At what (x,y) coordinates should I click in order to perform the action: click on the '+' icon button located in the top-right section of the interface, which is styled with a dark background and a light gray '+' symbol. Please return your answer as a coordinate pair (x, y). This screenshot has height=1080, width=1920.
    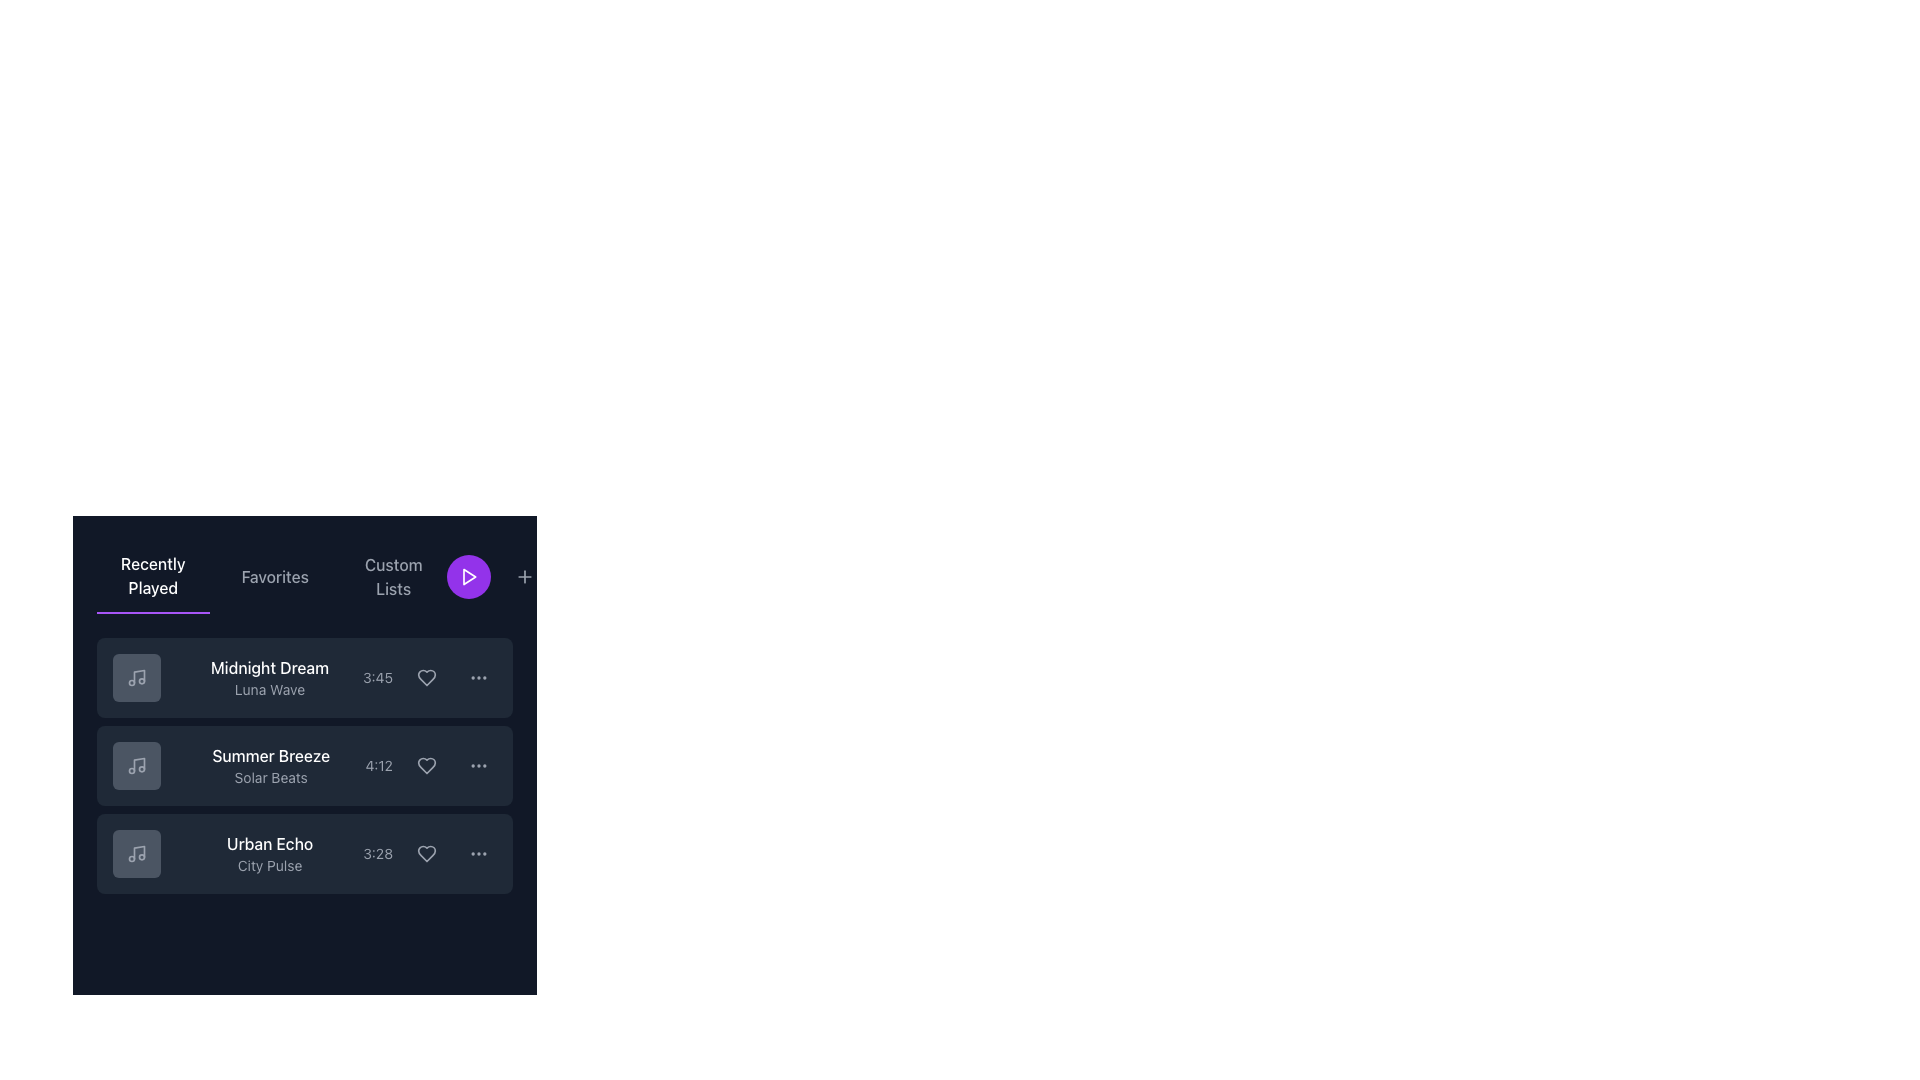
    Looking at the image, I should click on (524, 577).